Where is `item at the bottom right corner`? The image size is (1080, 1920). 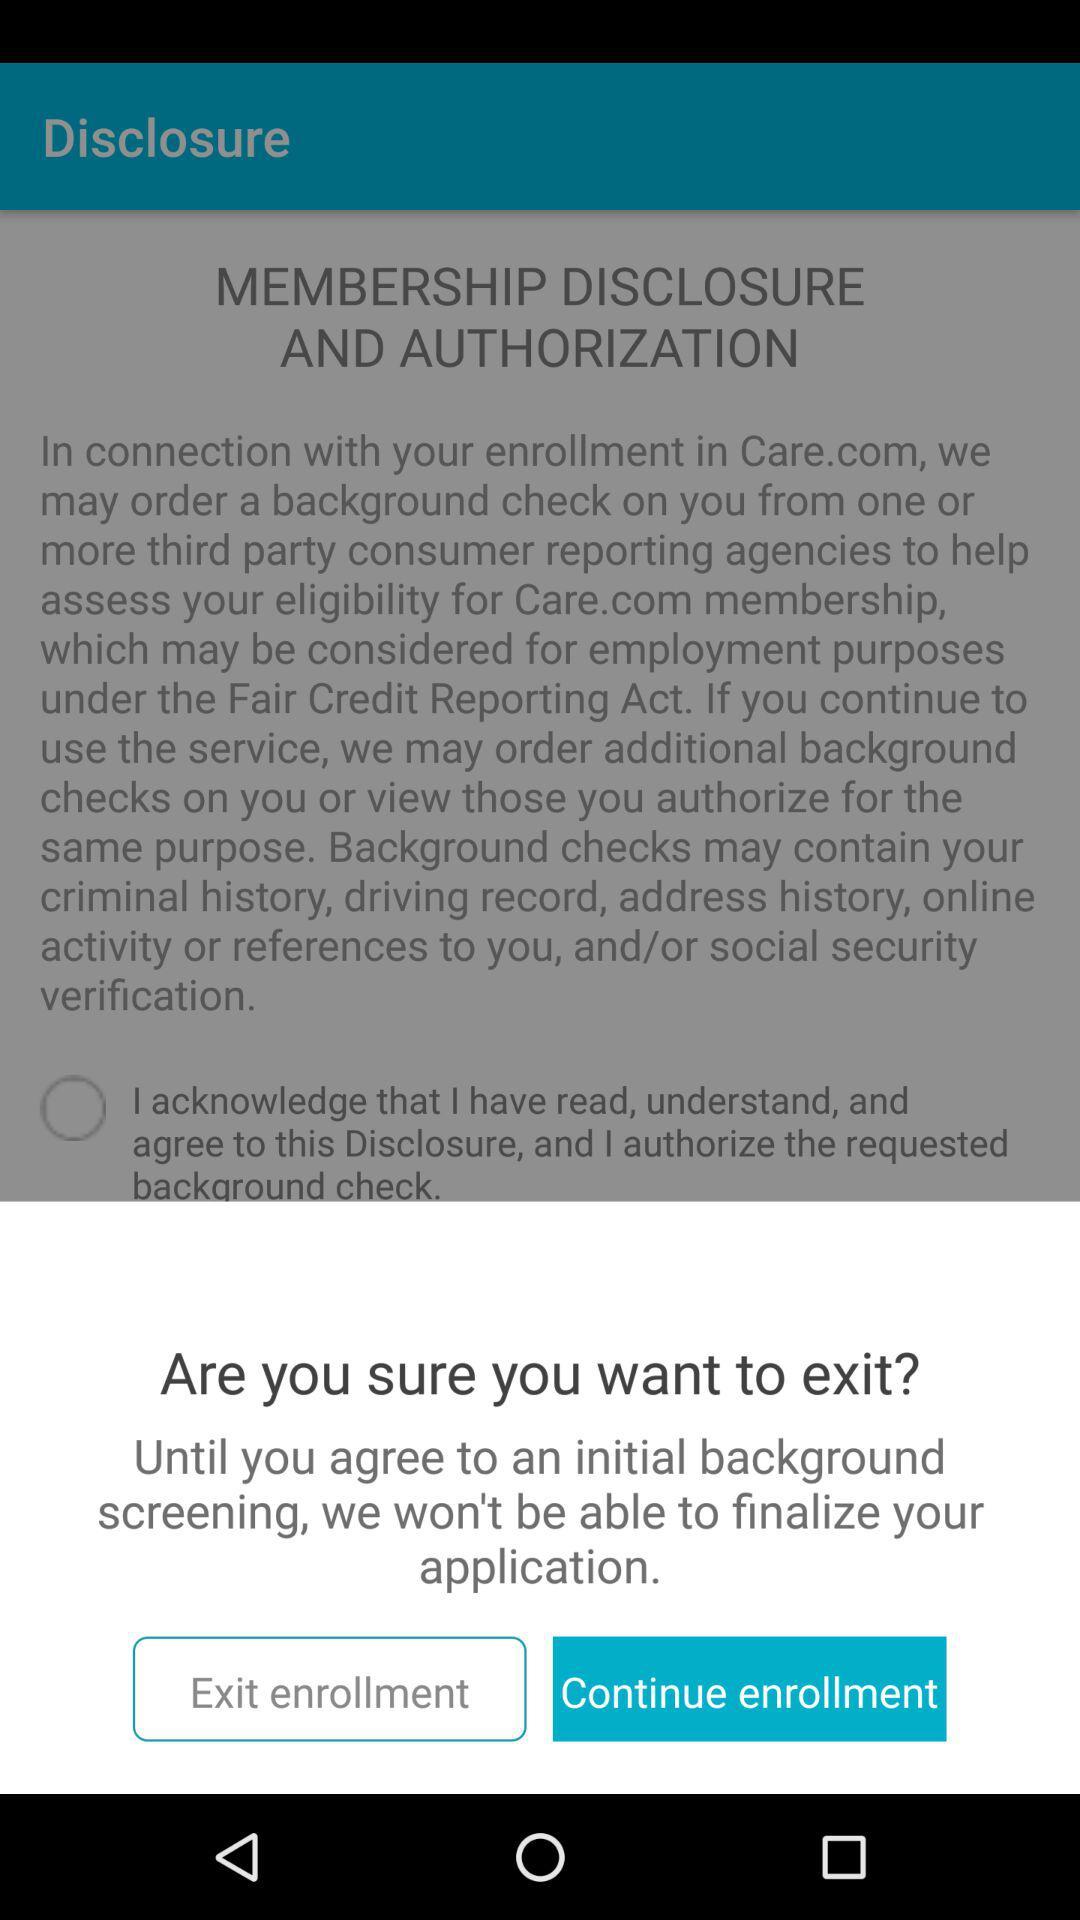 item at the bottom right corner is located at coordinates (749, 1688).